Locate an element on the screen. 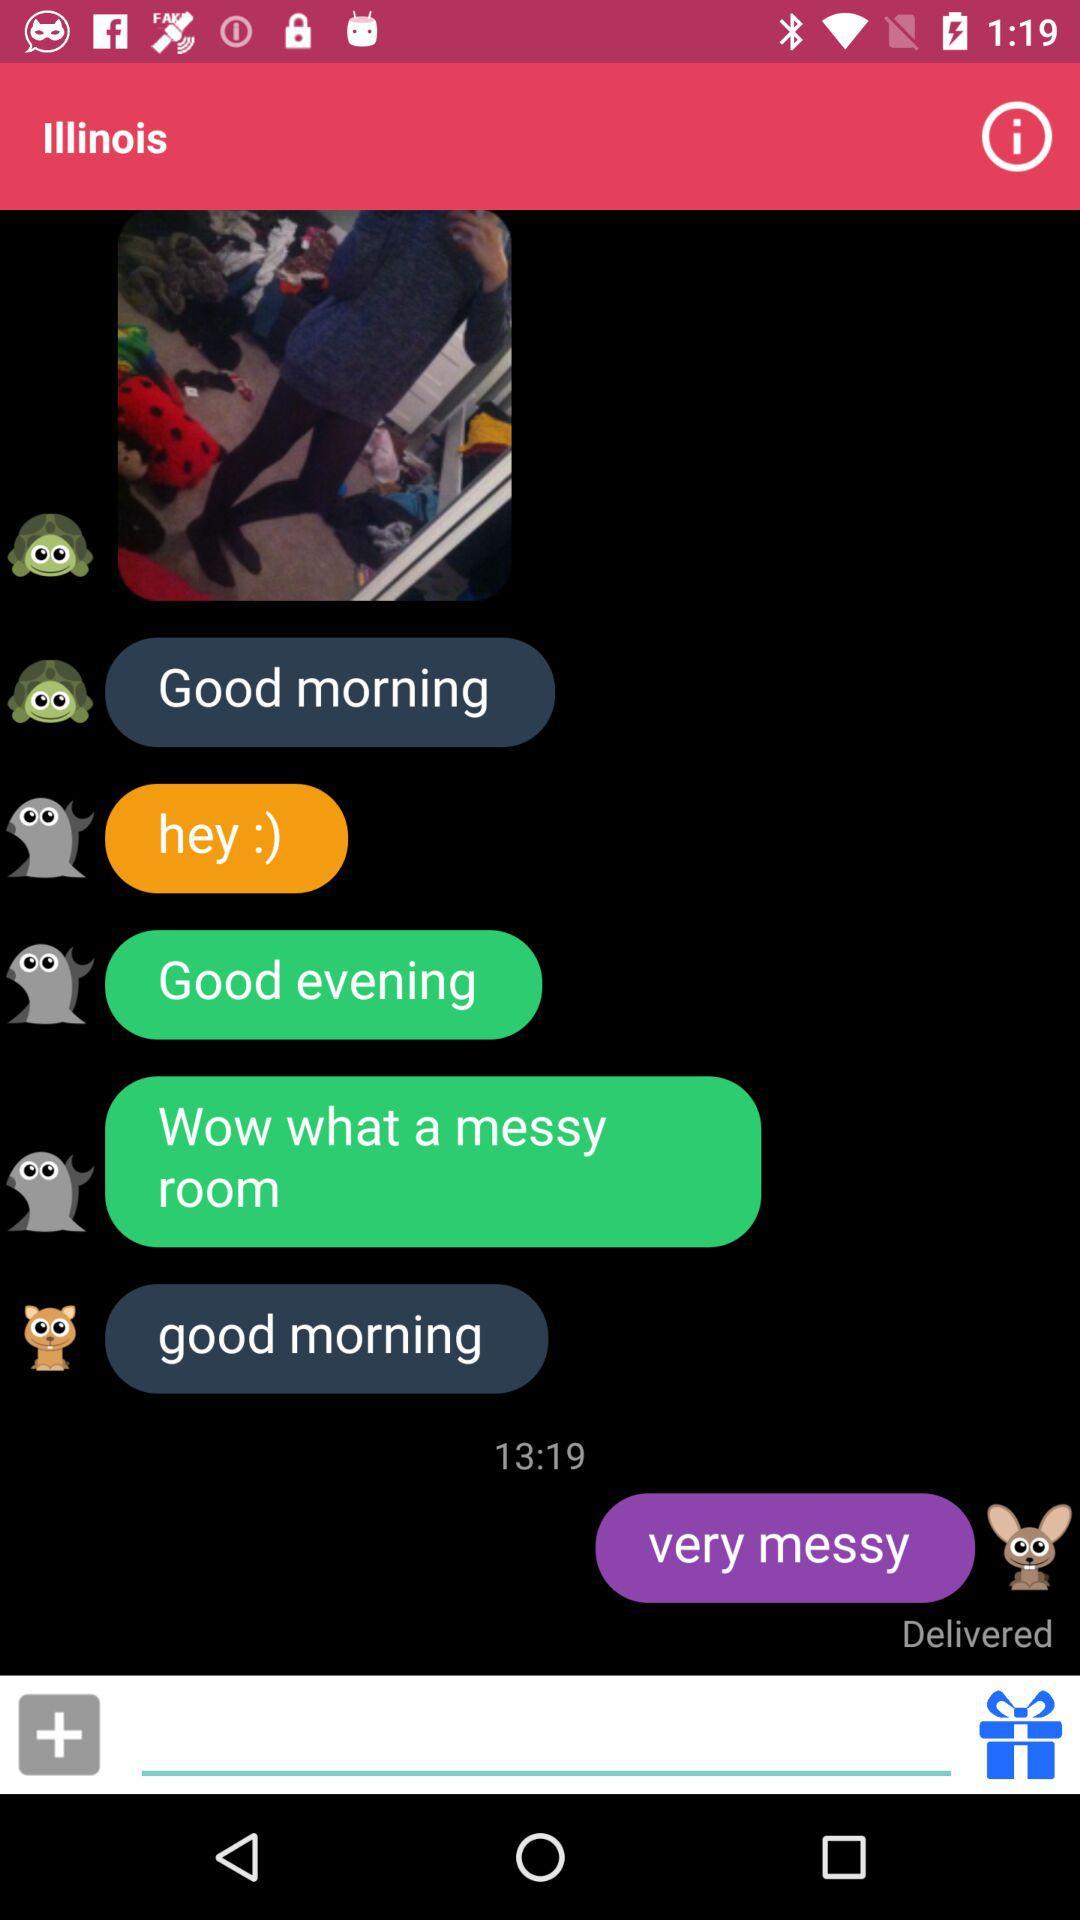  avatar more info is located at coordinates (49, 1191).